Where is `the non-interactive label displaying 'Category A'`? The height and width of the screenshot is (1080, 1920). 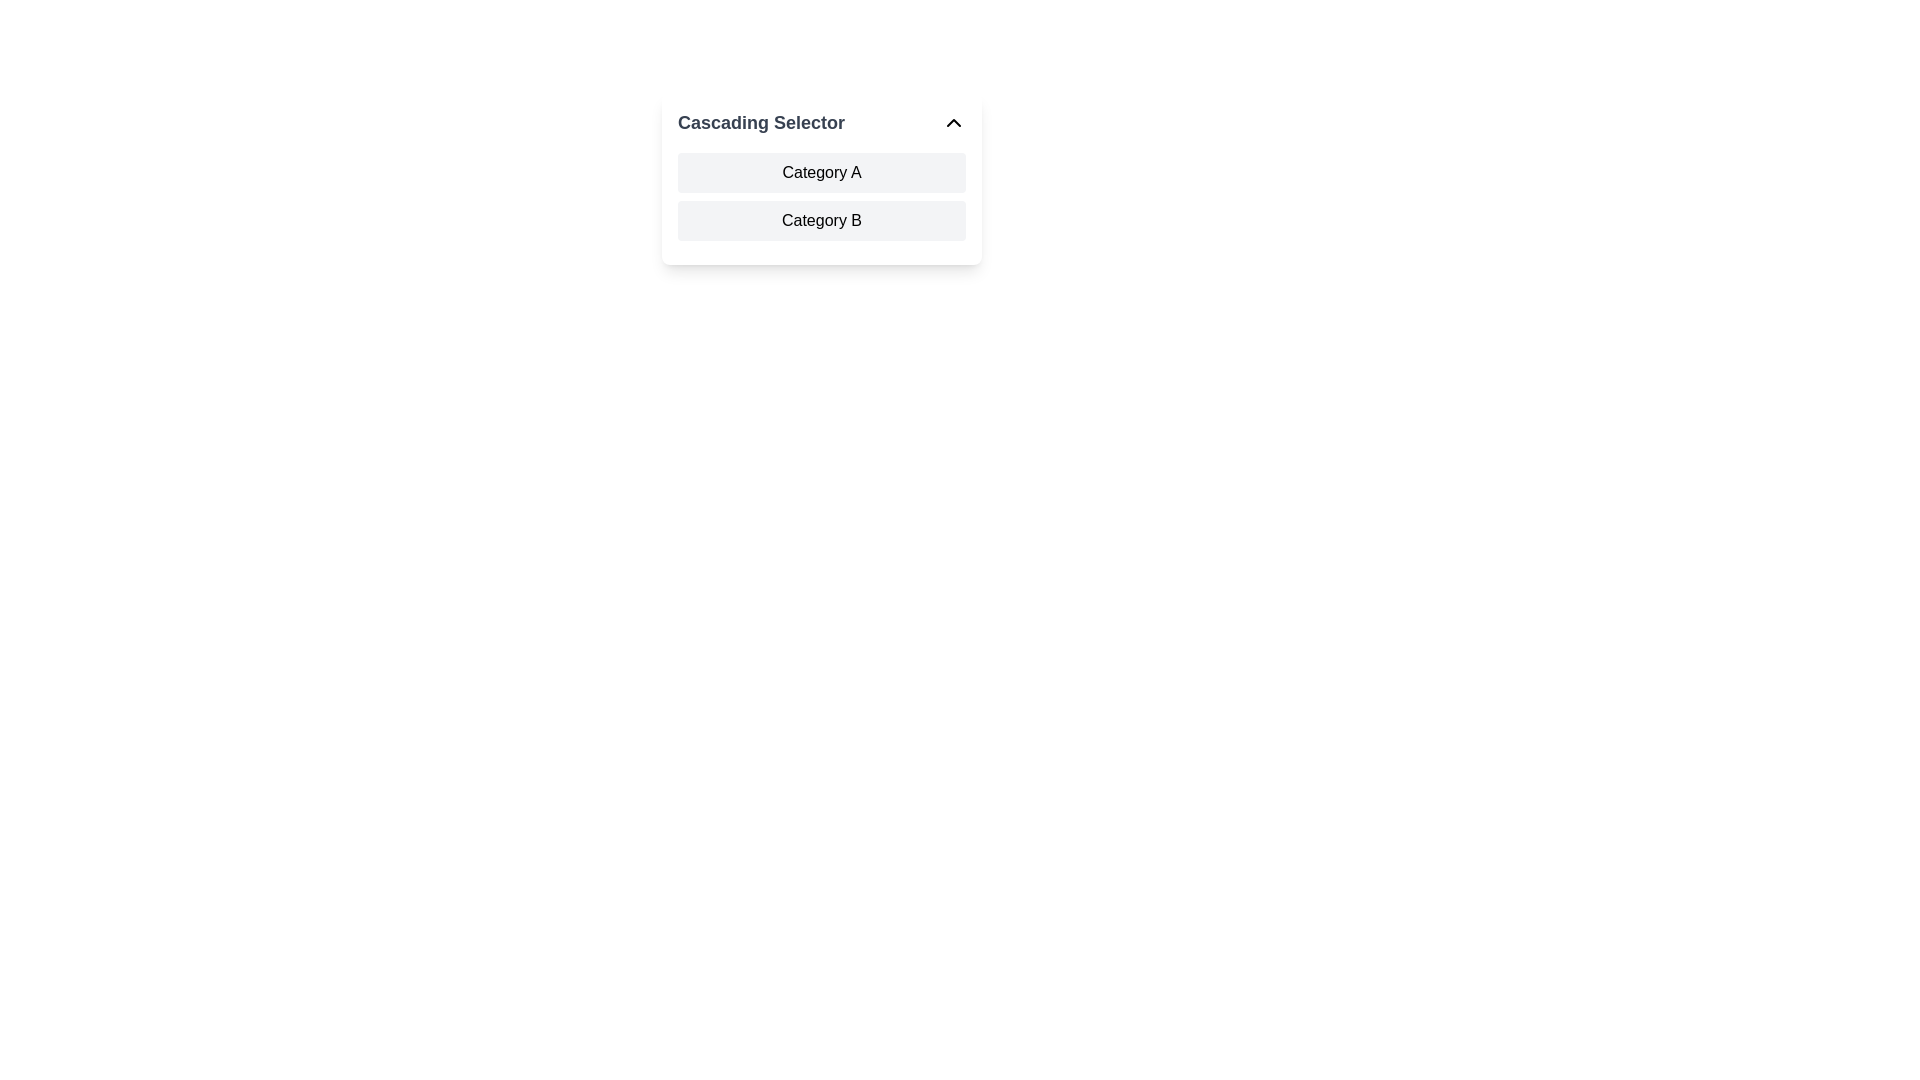
the non-interactive label displaying 'Category A' is located at coordinates (821, 172).